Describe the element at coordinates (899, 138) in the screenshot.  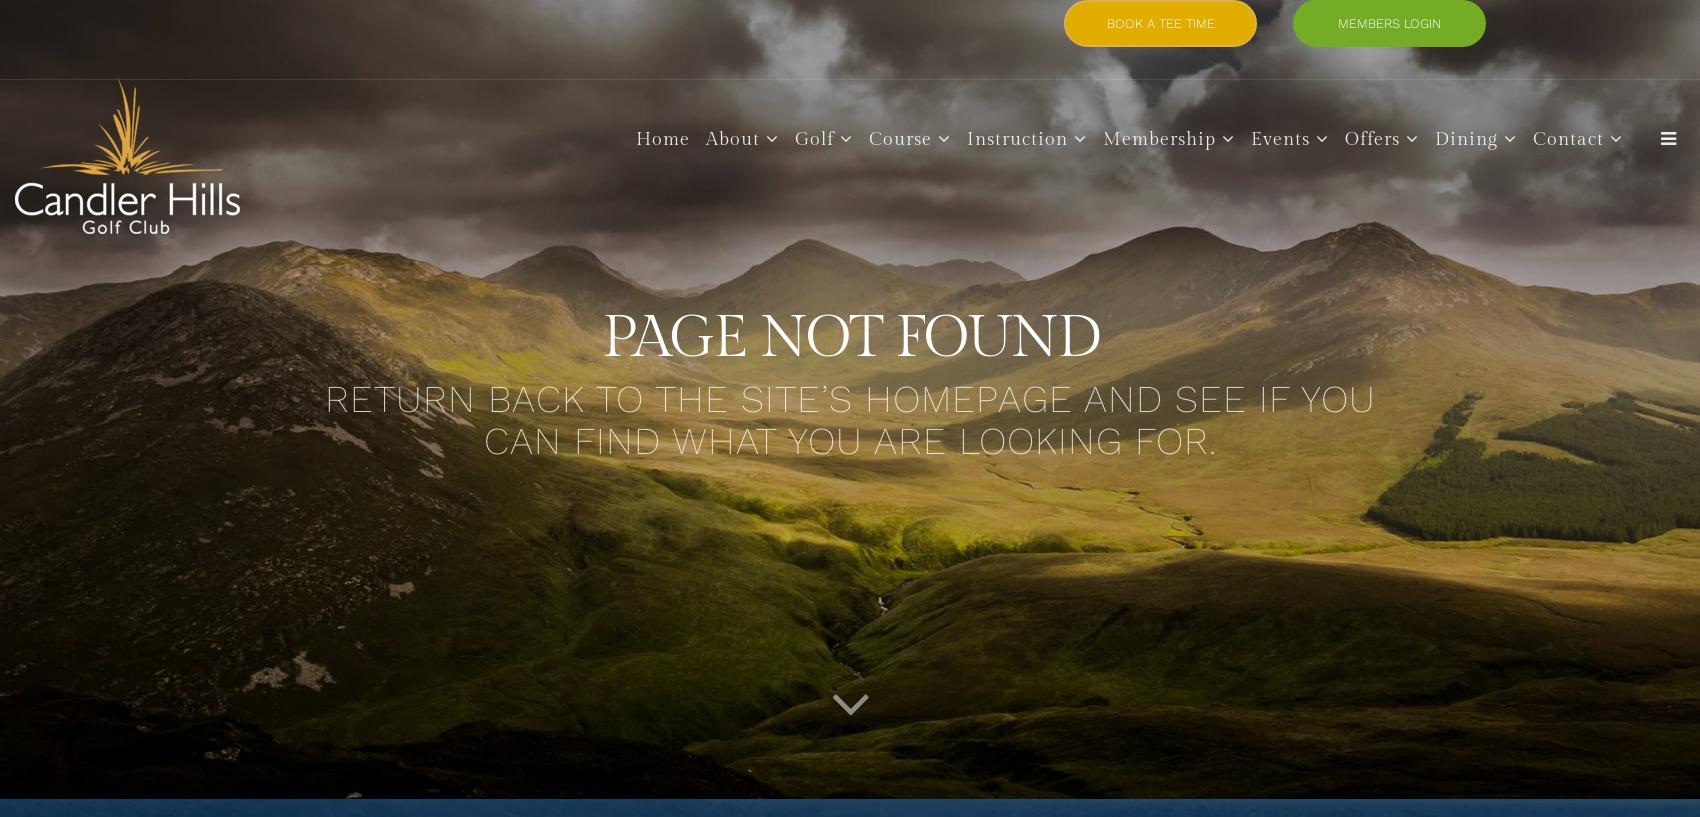
I see `'Course'` at that location.